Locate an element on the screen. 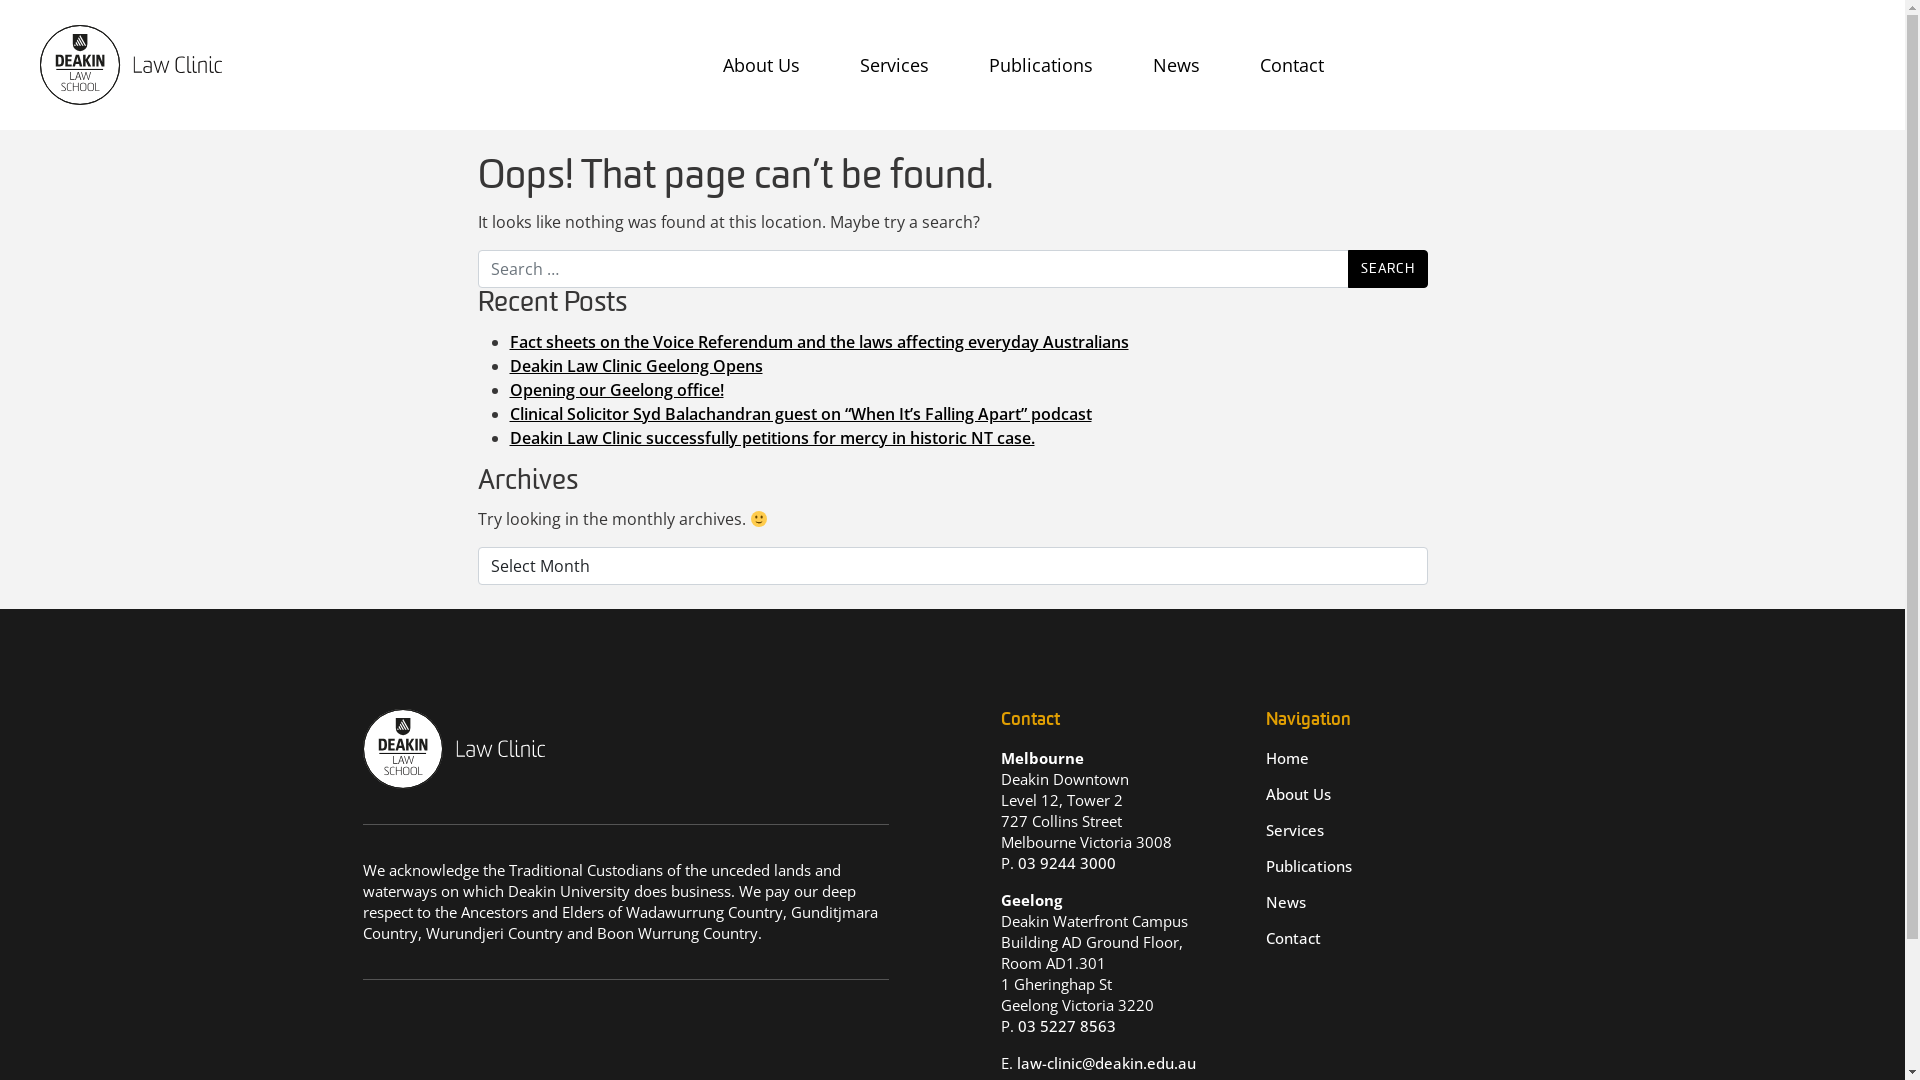 Image resolution: width=1920 pixels, height=1080 pixels. 'About Us' is located at coordinates (713, 64).